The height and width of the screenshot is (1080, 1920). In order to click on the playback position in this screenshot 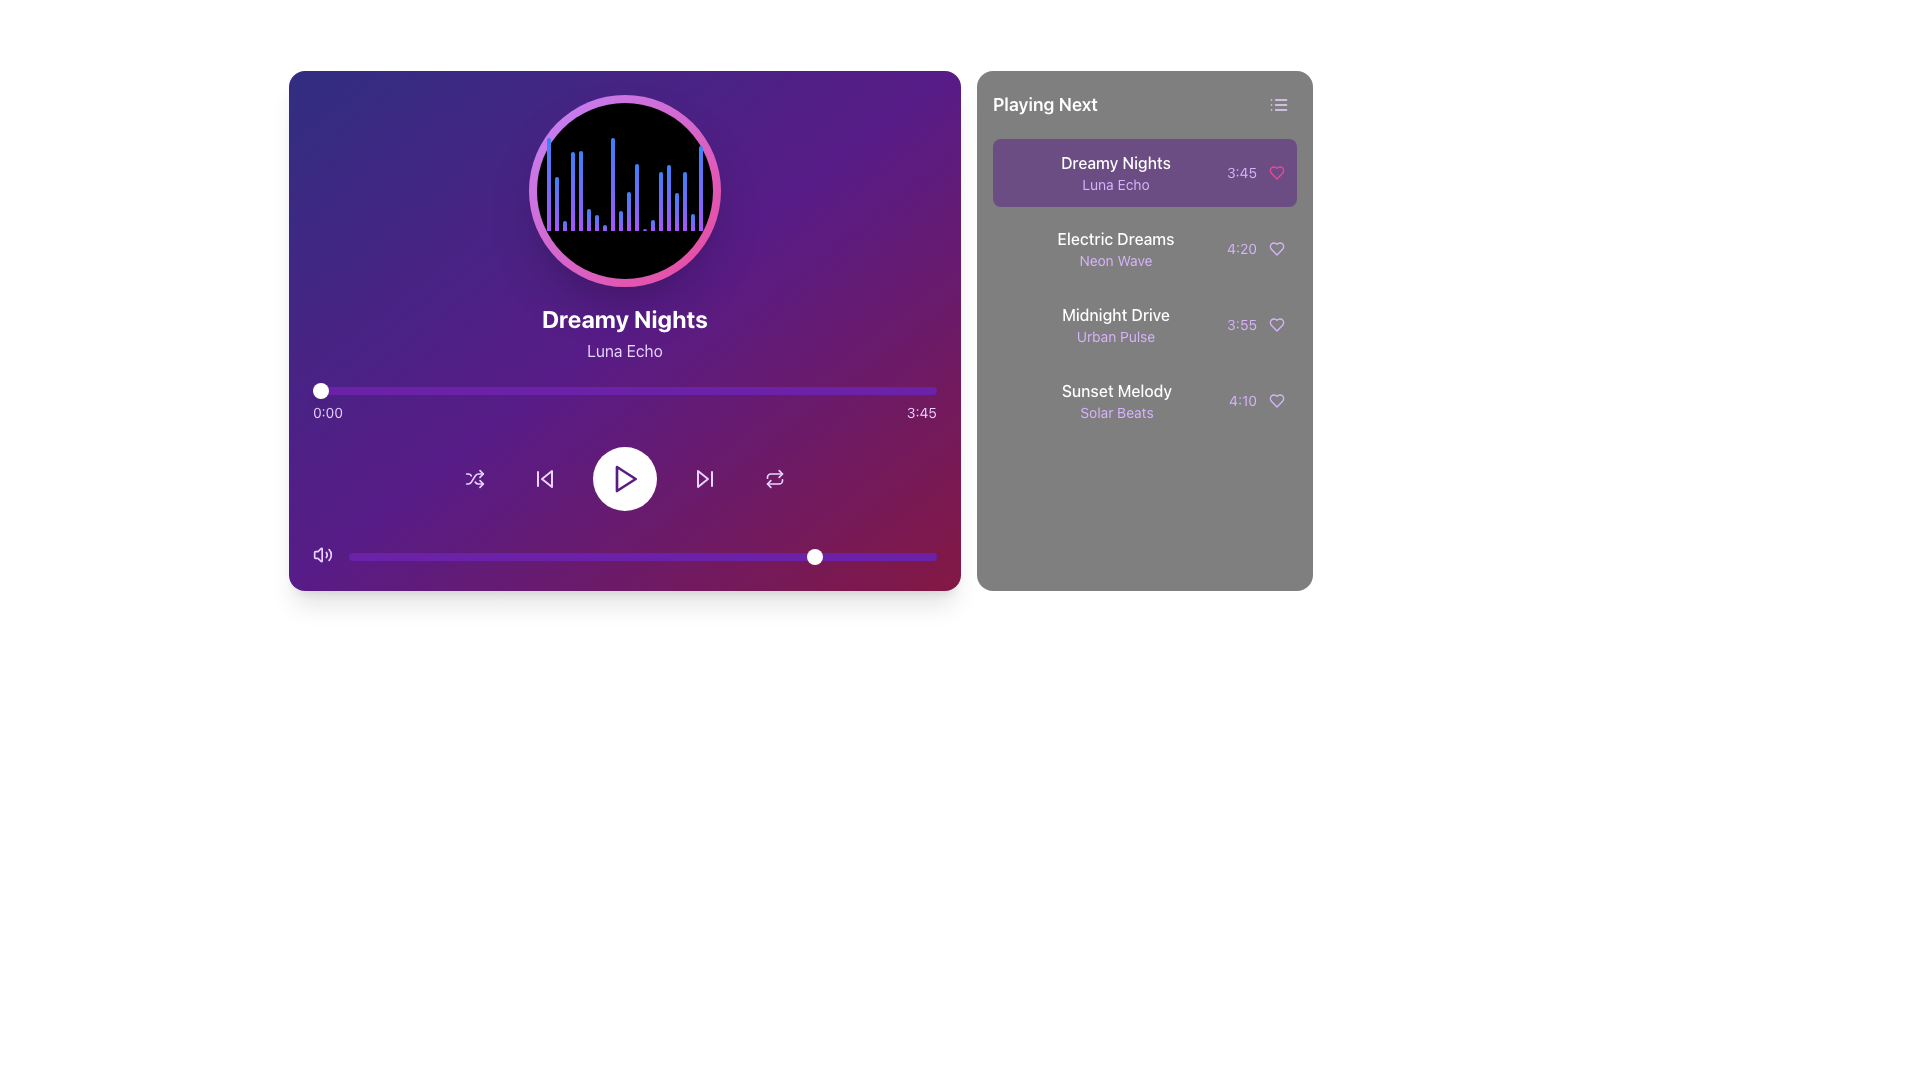, I will do `click(723, 390)`.